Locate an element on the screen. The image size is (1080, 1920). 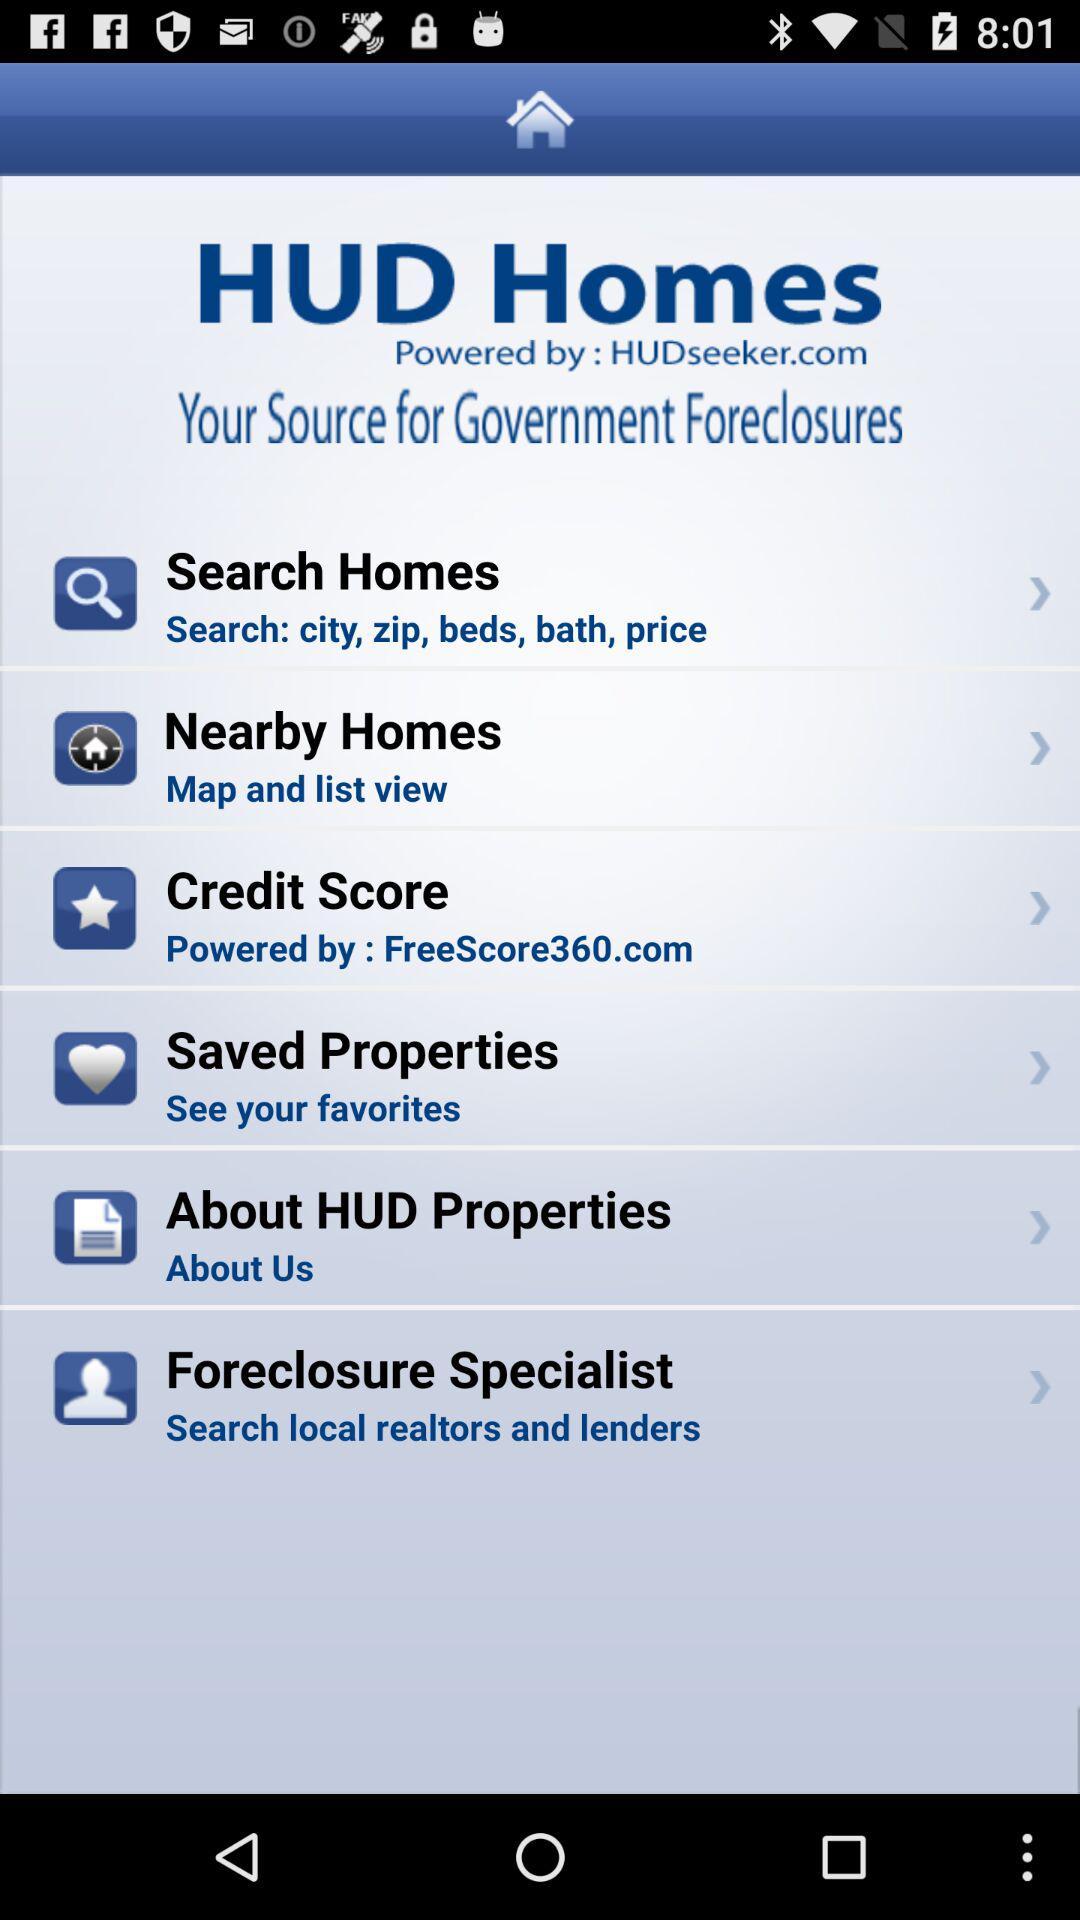
the image which is beside about hud properties is located at coordinates (95, 1226).